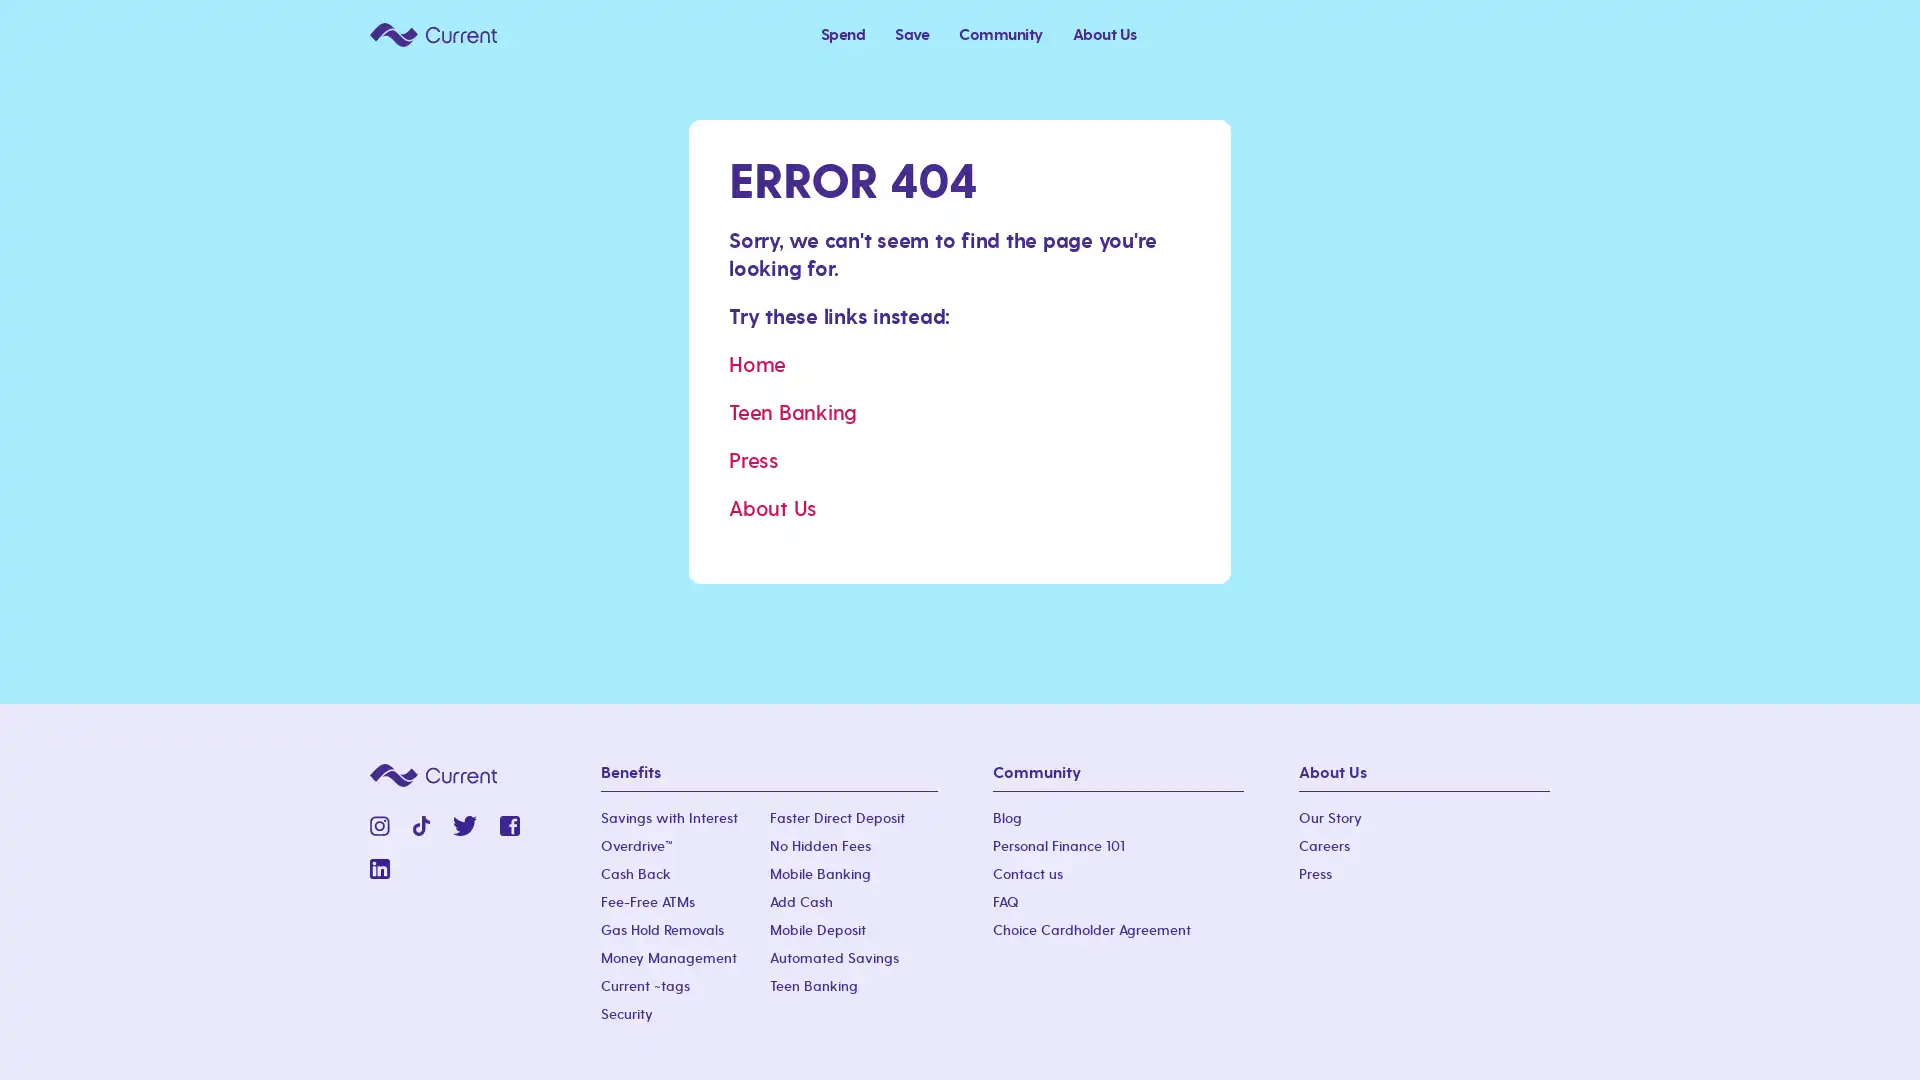  What do you see at coordinates (668, 958) in the screenshot?
I see `Money Management` at bounding box center [668, 958].